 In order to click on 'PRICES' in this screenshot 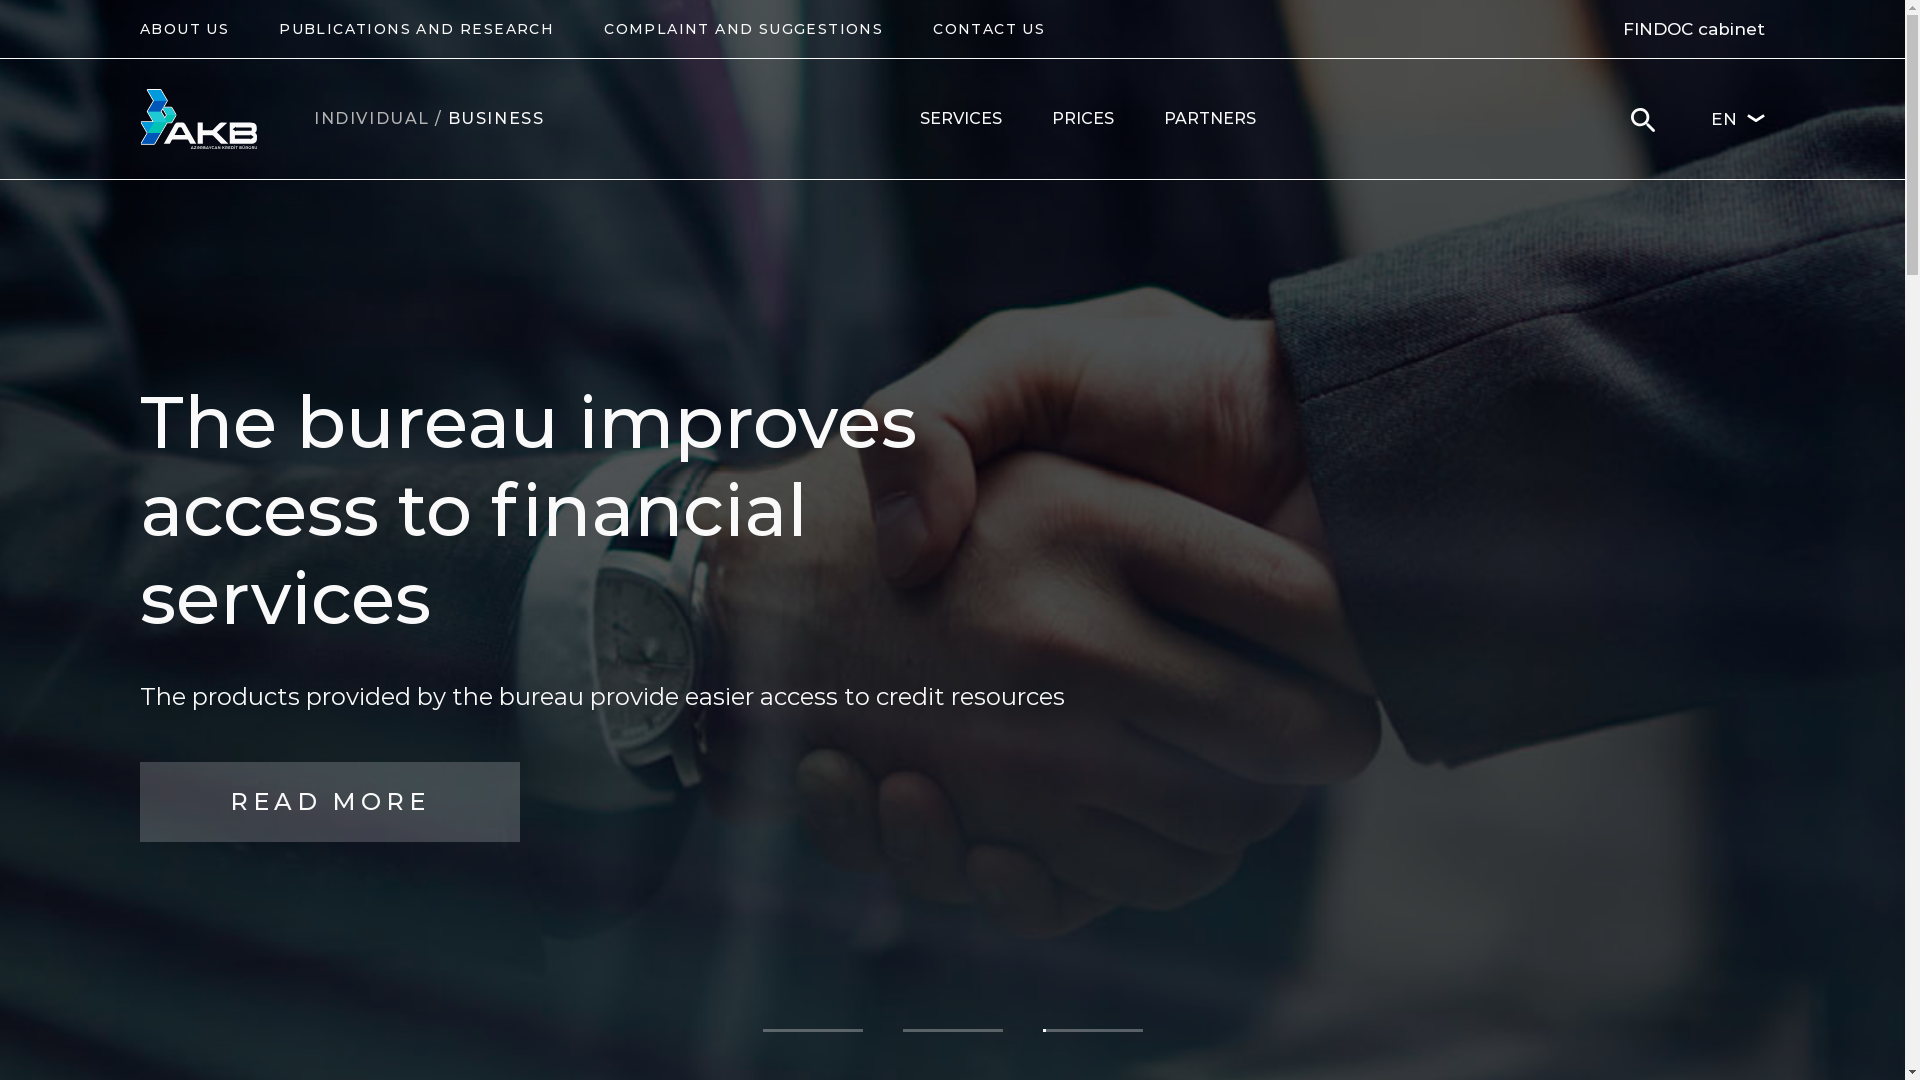, I will do `click(1082, 119)`.